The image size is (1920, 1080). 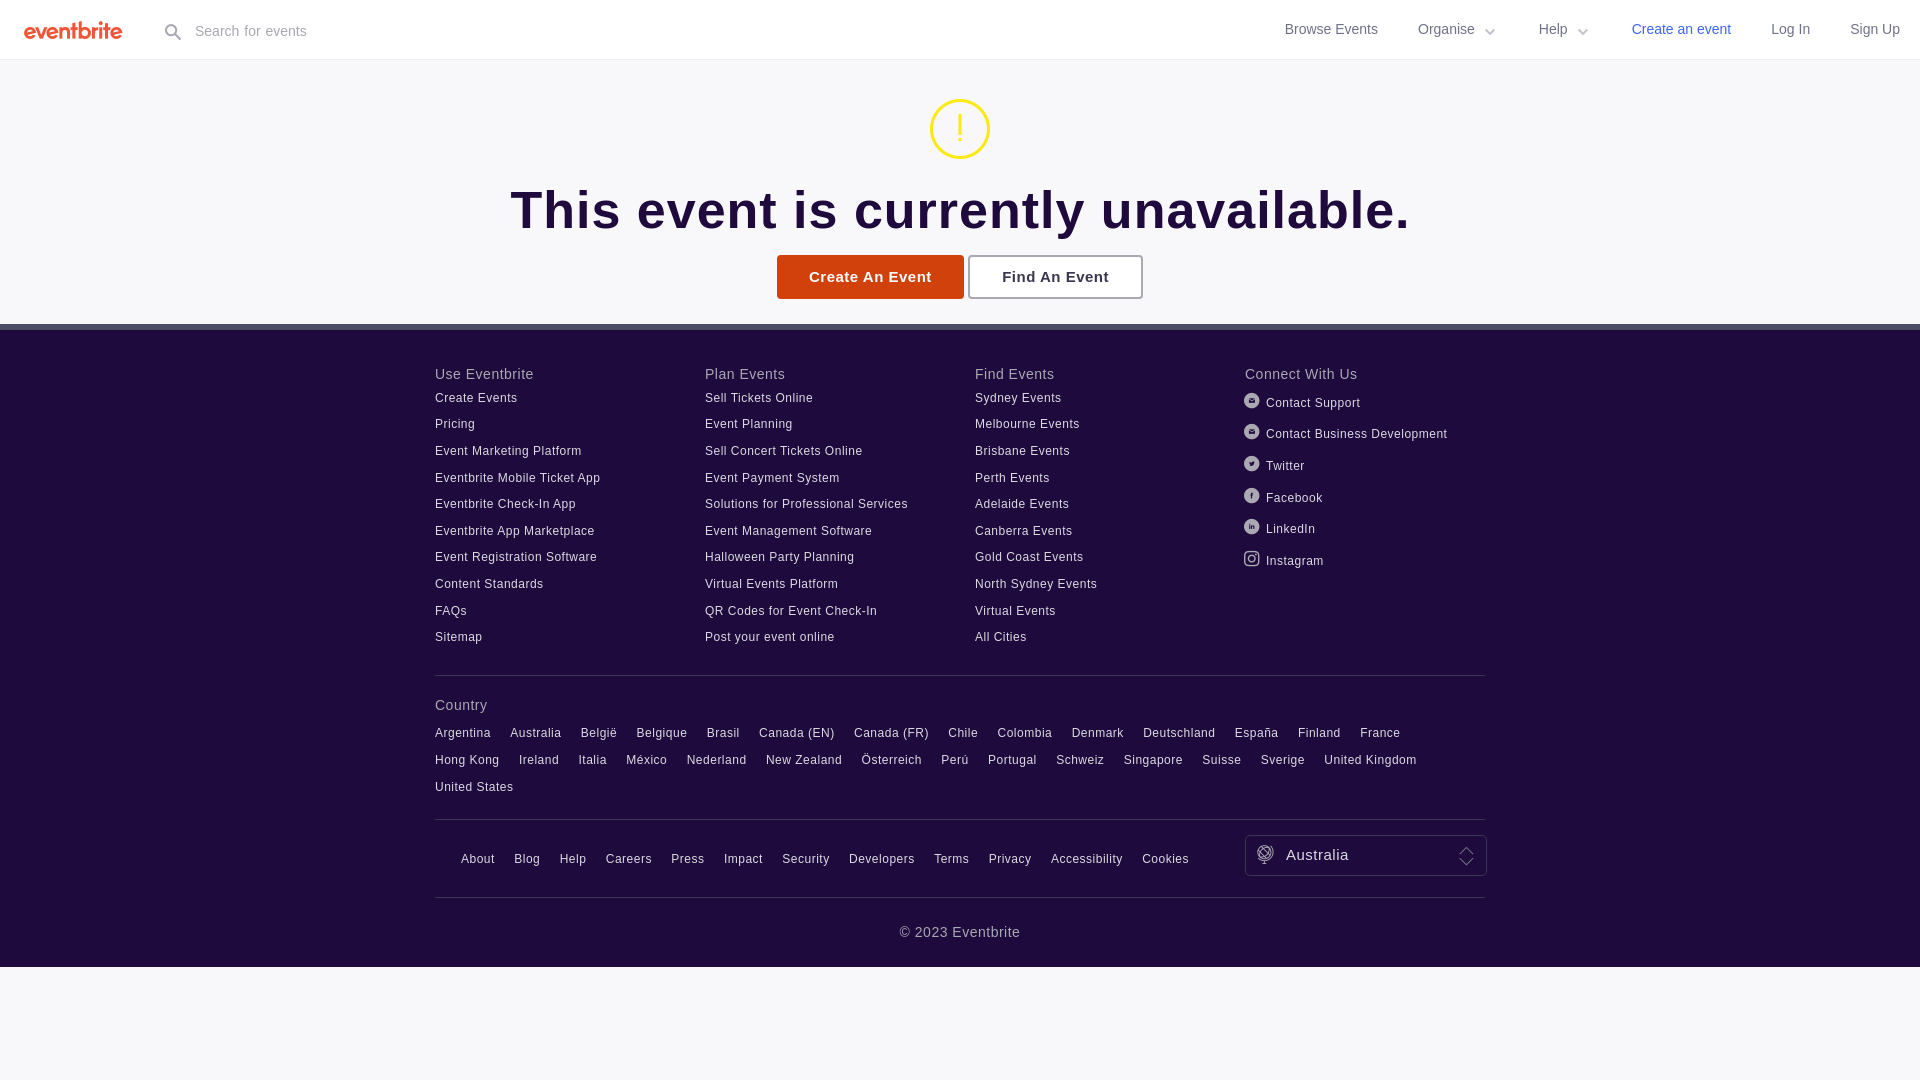 I want to click on 'Deutschland', so click(x=1179, y=732).